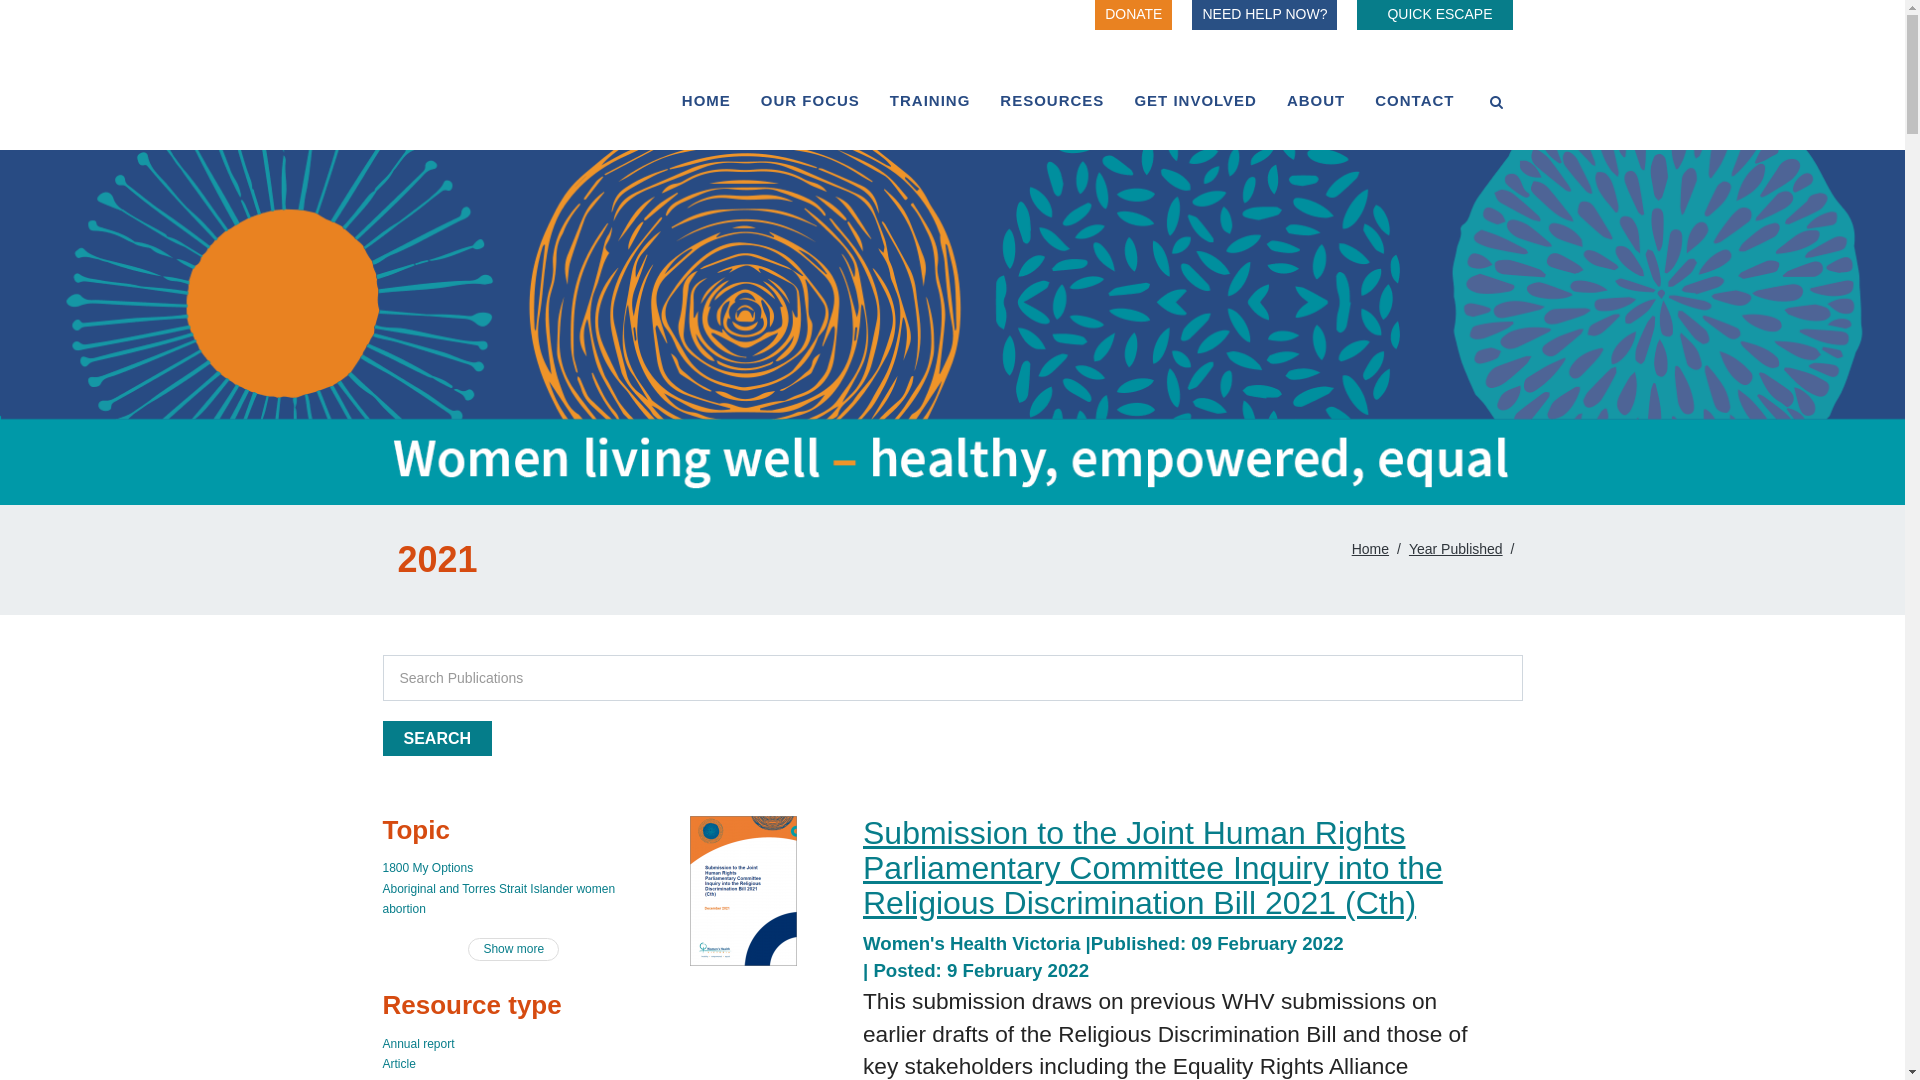  Describe the element at coordinates (398, 1063) in the screenshot. I see `'Article'` at that location.